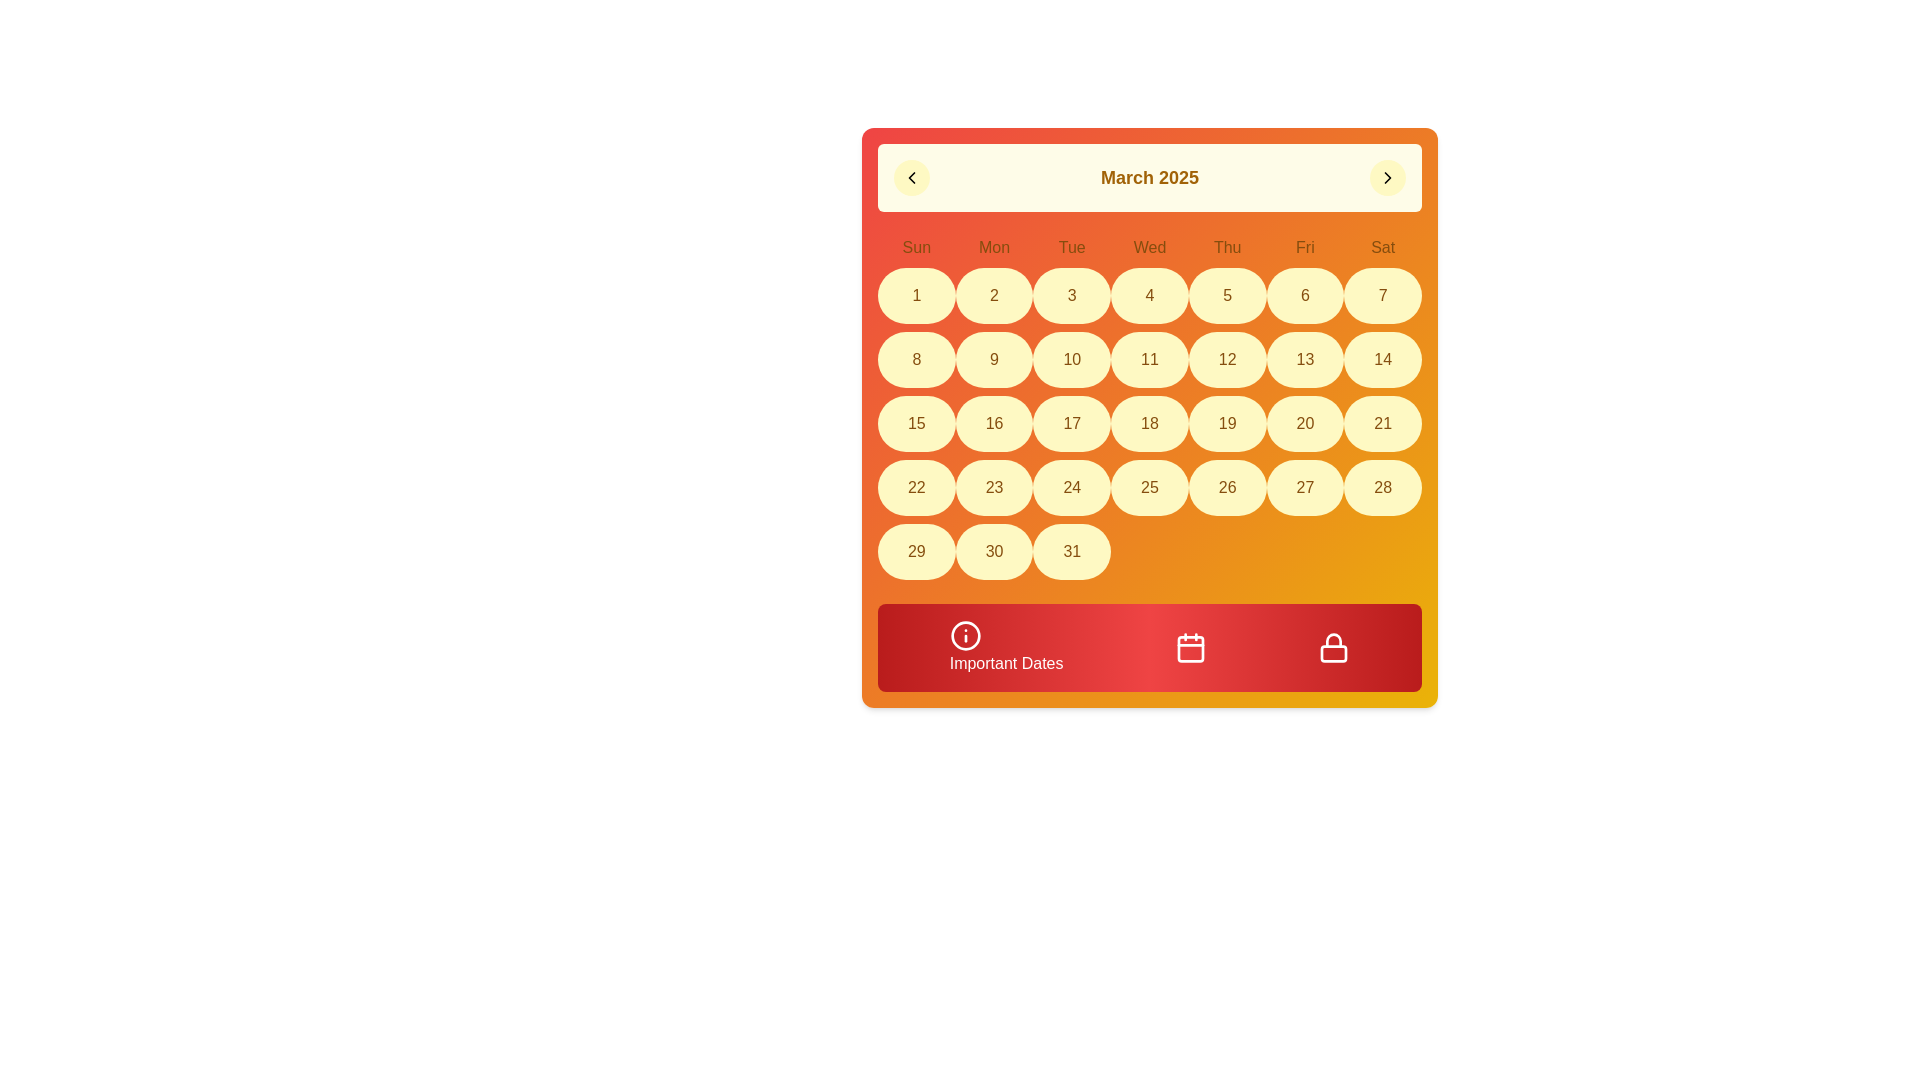  I want to click on the Day button representing the 29th day of the calendar month, so click(915, 551).